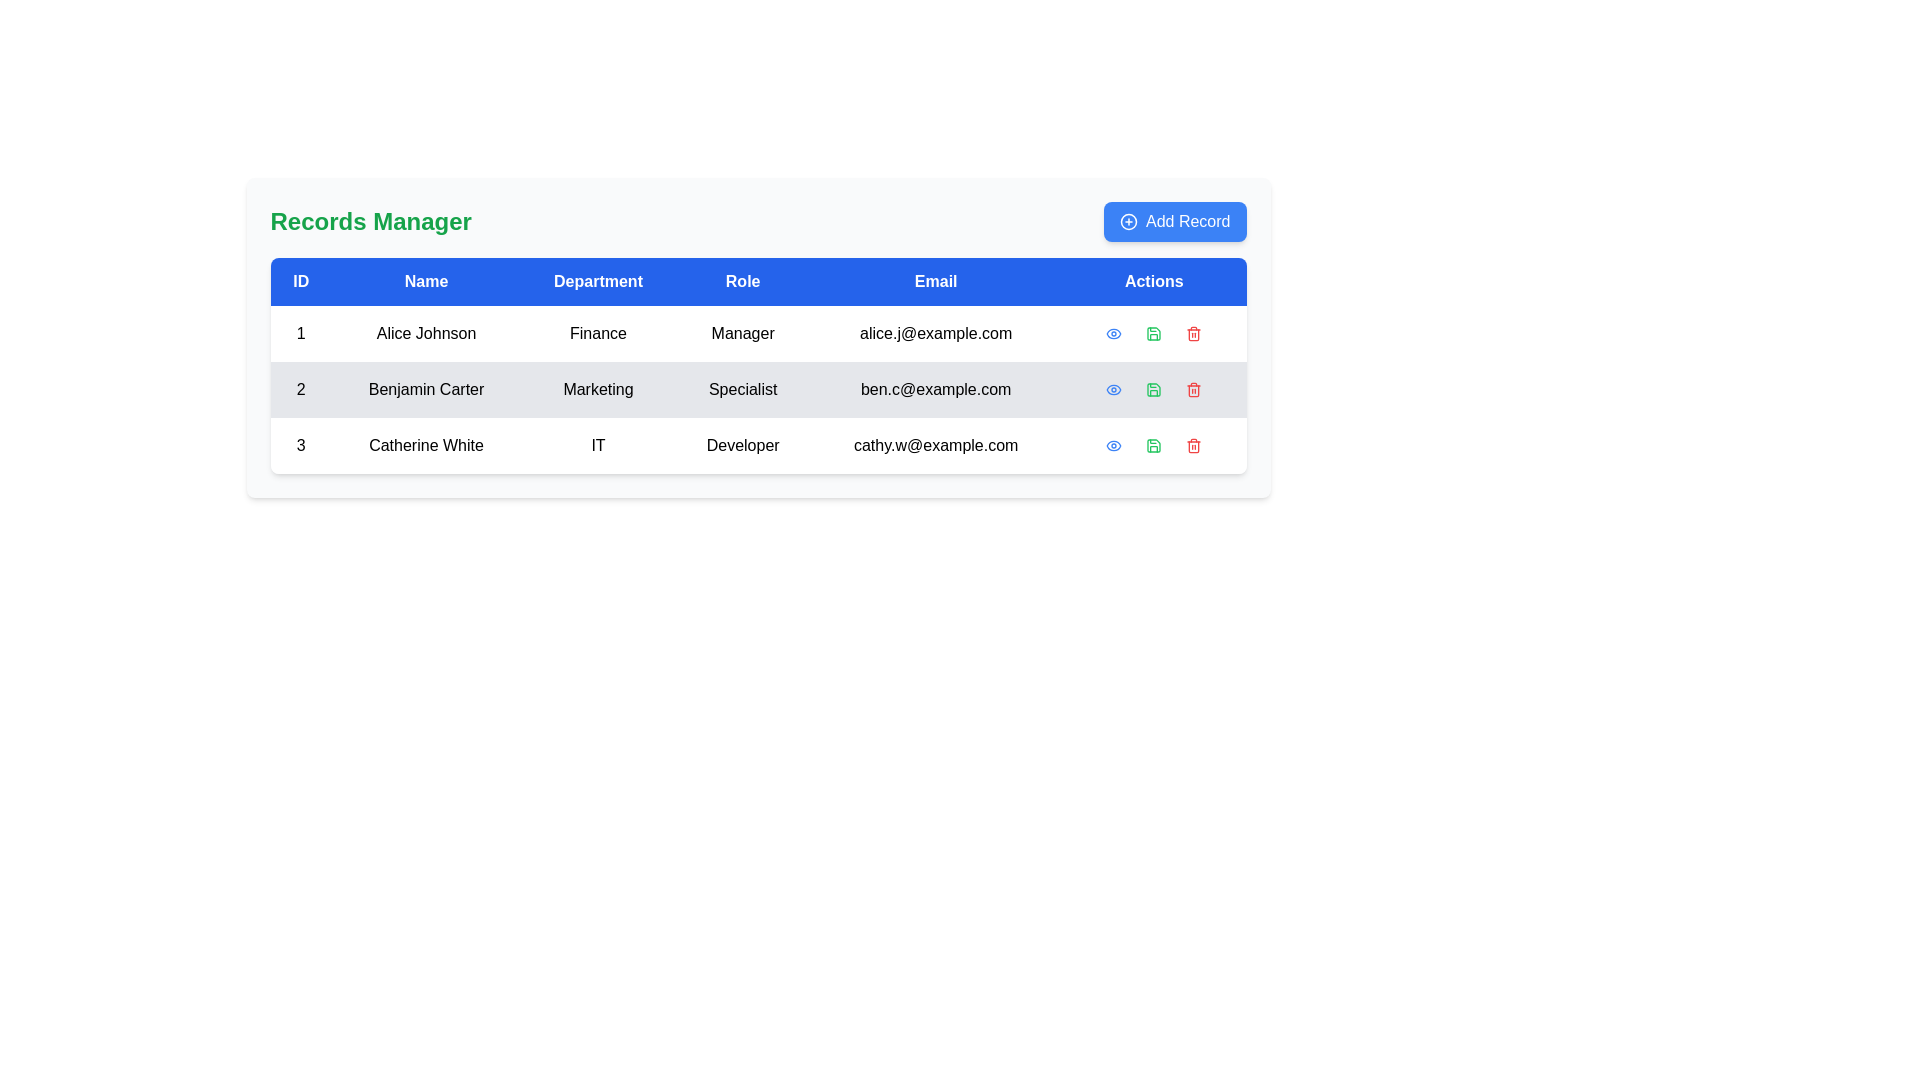 Image resolution: width=1920 pixels, height=1080 pixels. Describe the element at coordinates (300, 445) in the screenshot. I see `the Text Cell that indicates the identification number or sequential position of the last row in the table, located in the column headed by 'ID'` at that location.